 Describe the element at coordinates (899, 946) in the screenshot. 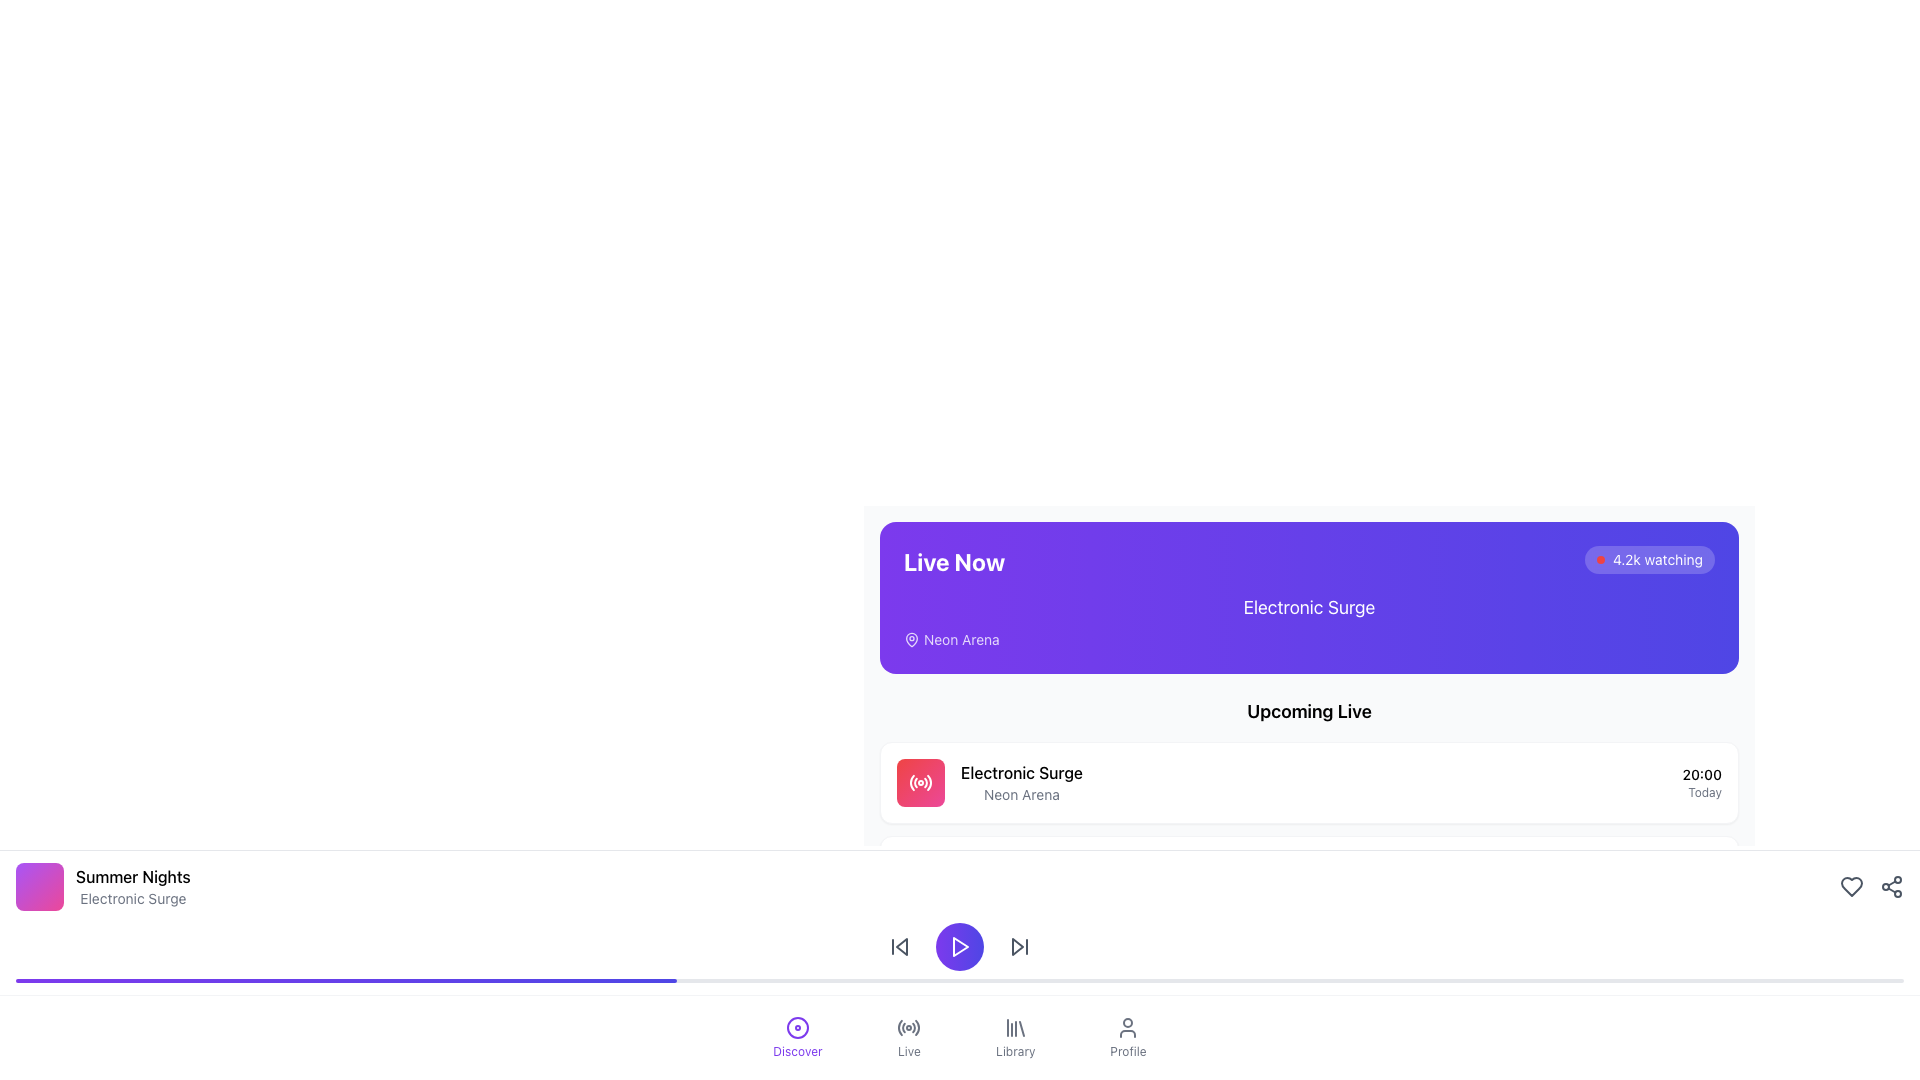

I see `the backward skip button icon on the playback control bar, which is styled as a graphical arrow icon and is the first of three control icons` at that location.